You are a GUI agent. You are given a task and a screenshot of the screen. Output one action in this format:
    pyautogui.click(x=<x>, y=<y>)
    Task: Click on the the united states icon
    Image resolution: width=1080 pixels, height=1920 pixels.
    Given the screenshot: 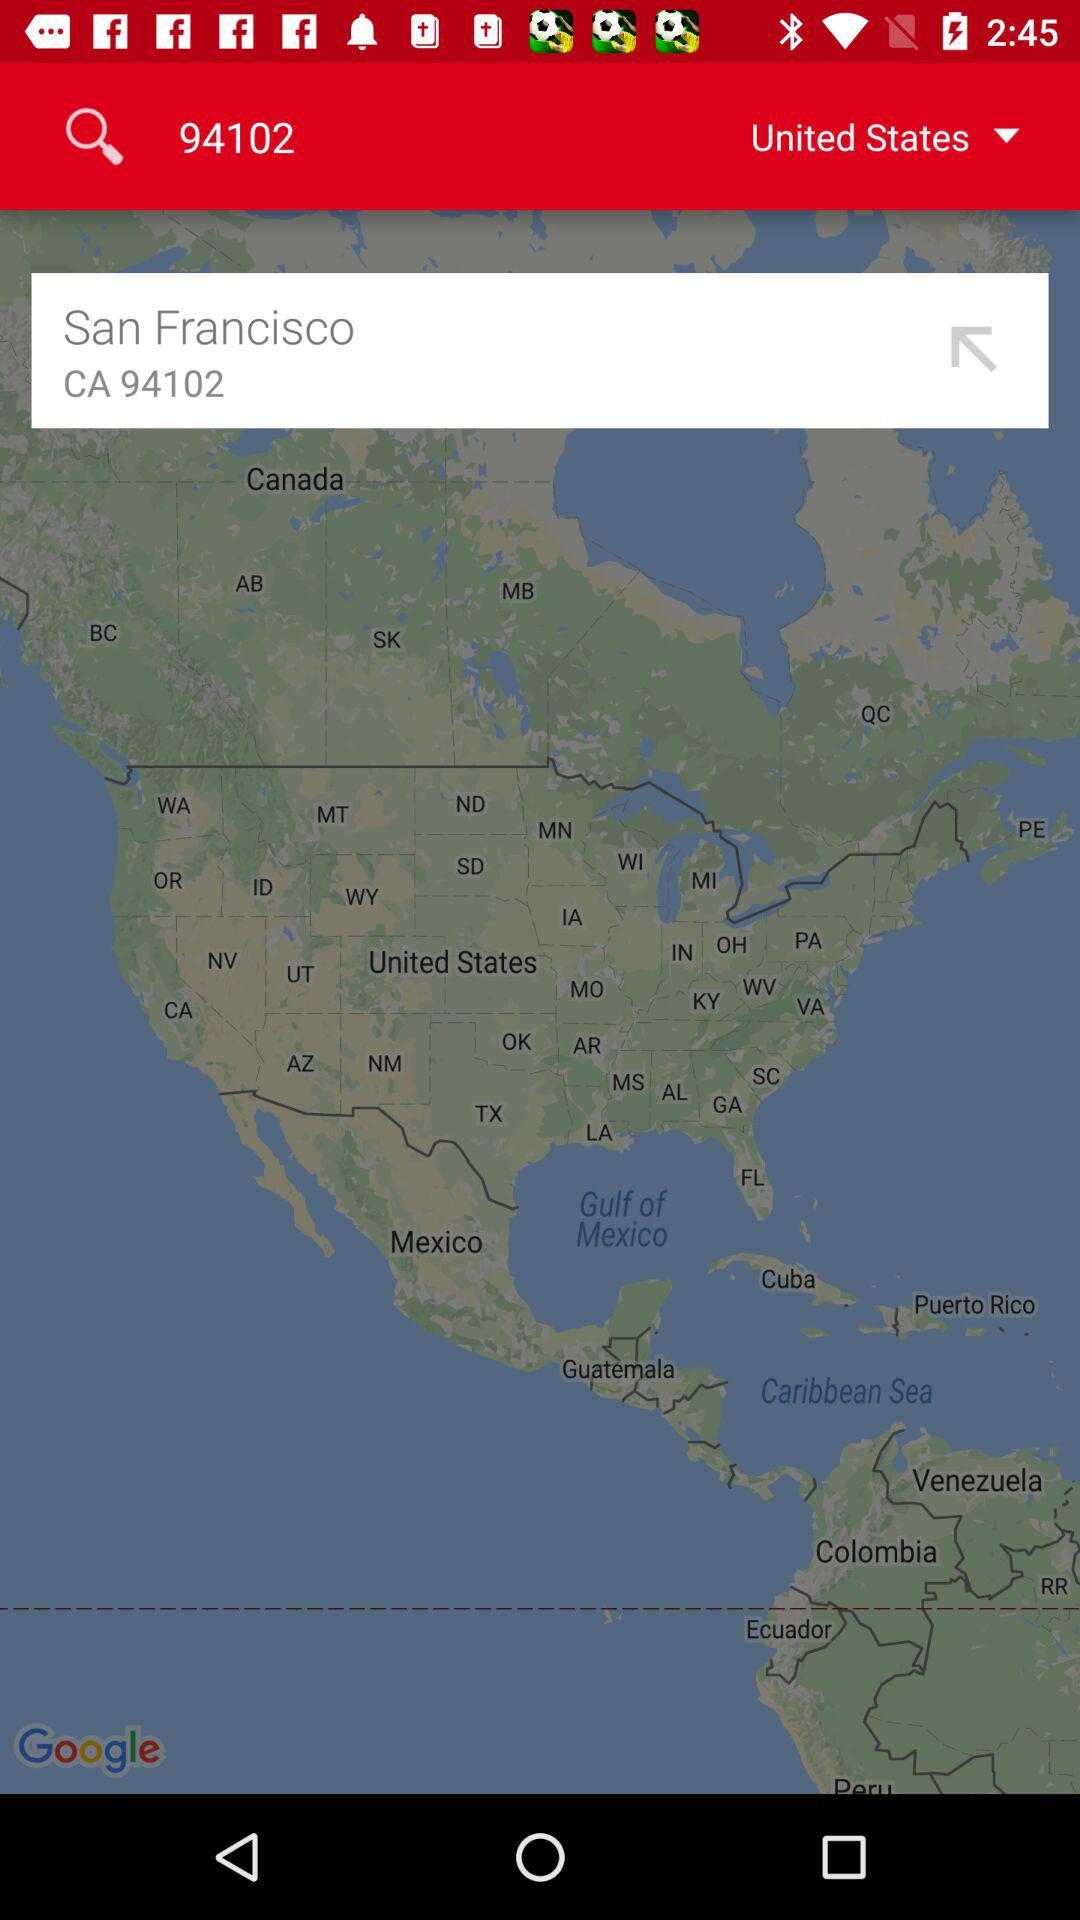 What is the action you would take?
    pyautogui.click(x=853, y=135)
    